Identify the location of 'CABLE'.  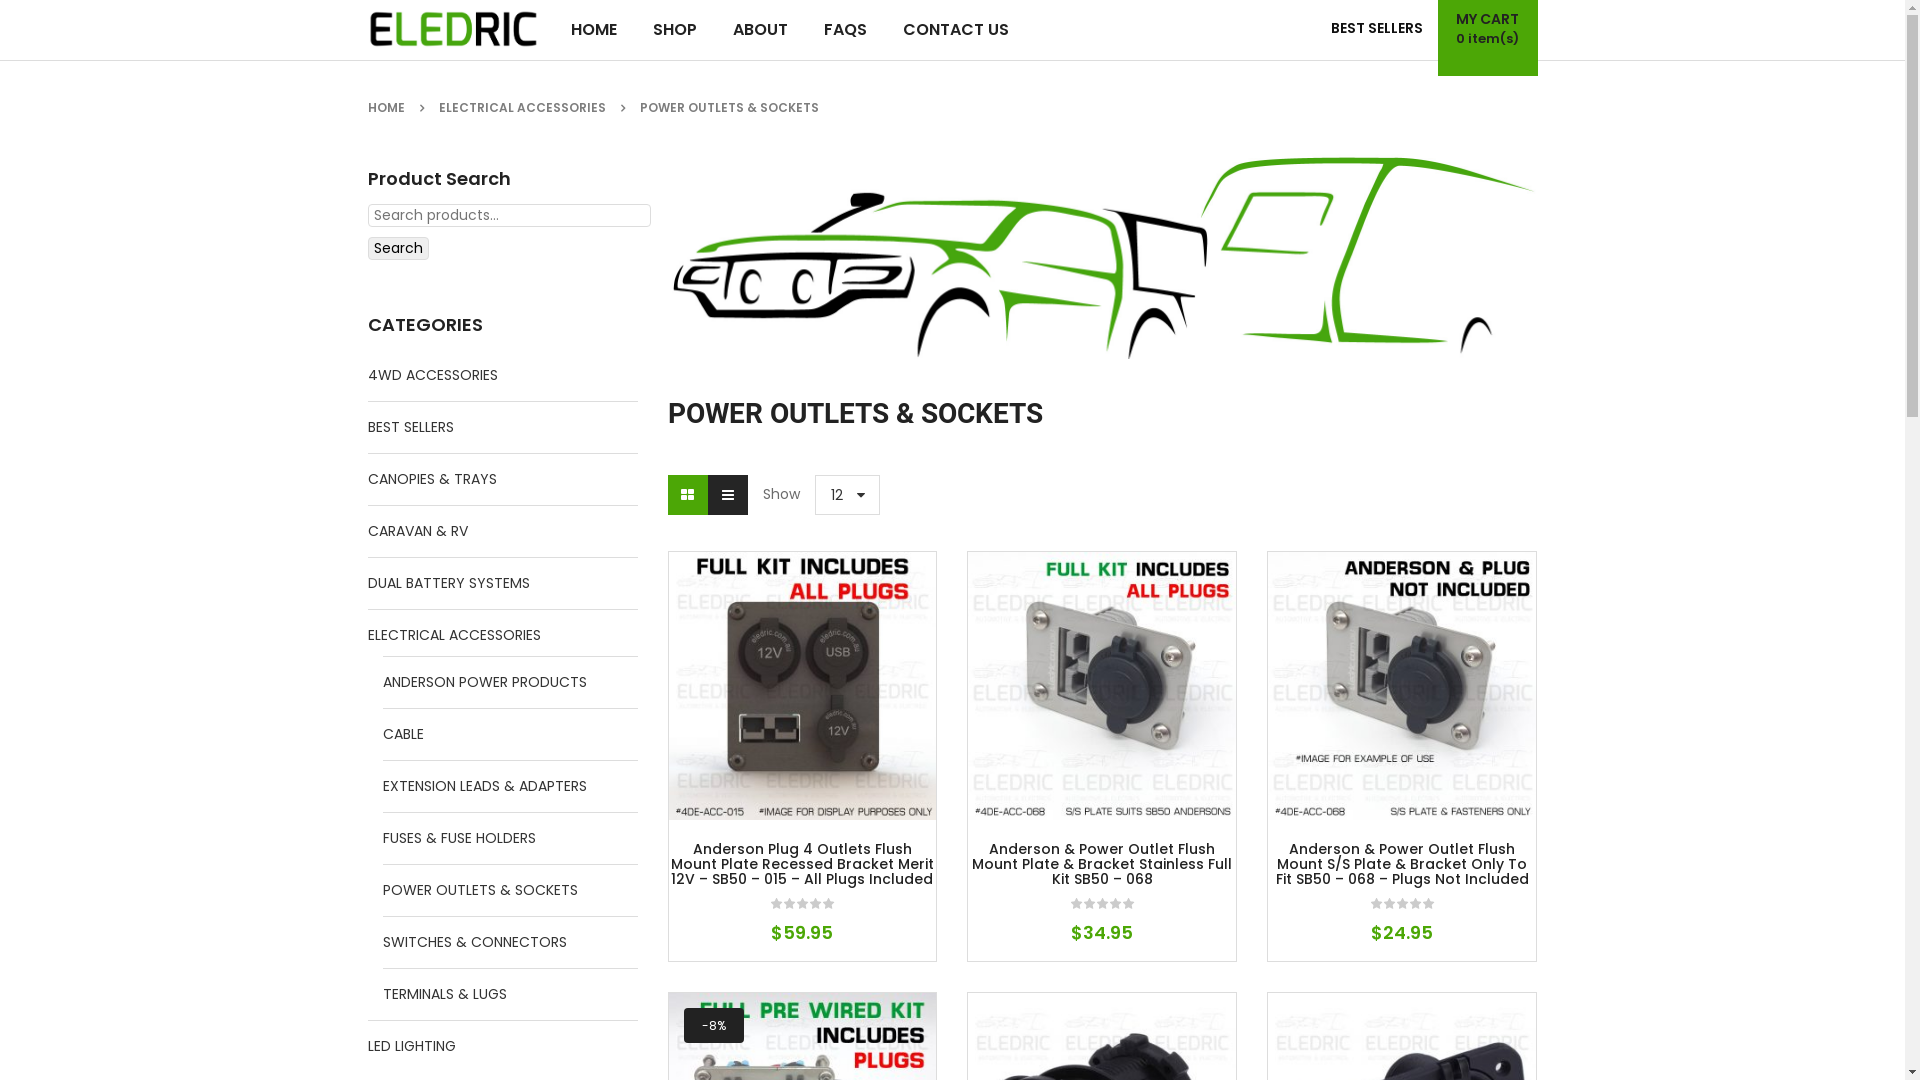
(382, 734).